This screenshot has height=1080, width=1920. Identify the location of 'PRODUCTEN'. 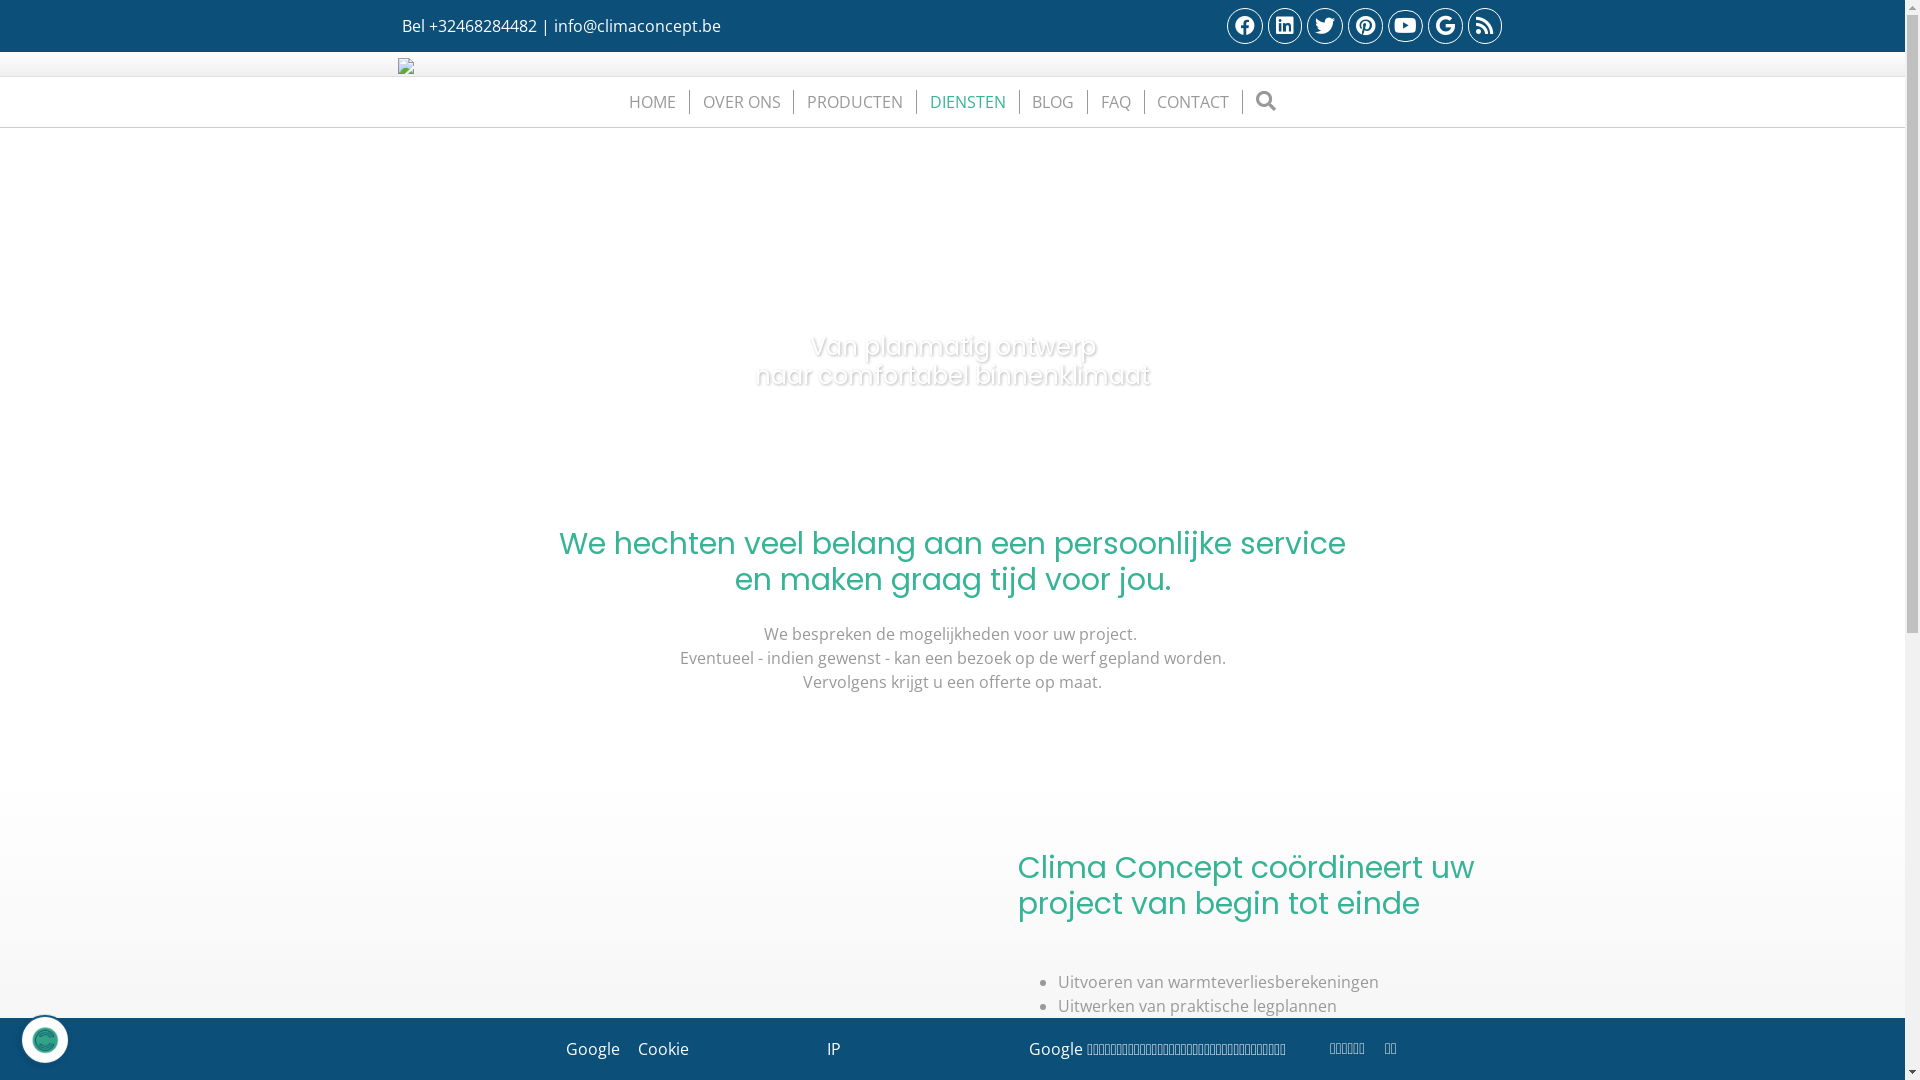
(854, 101).